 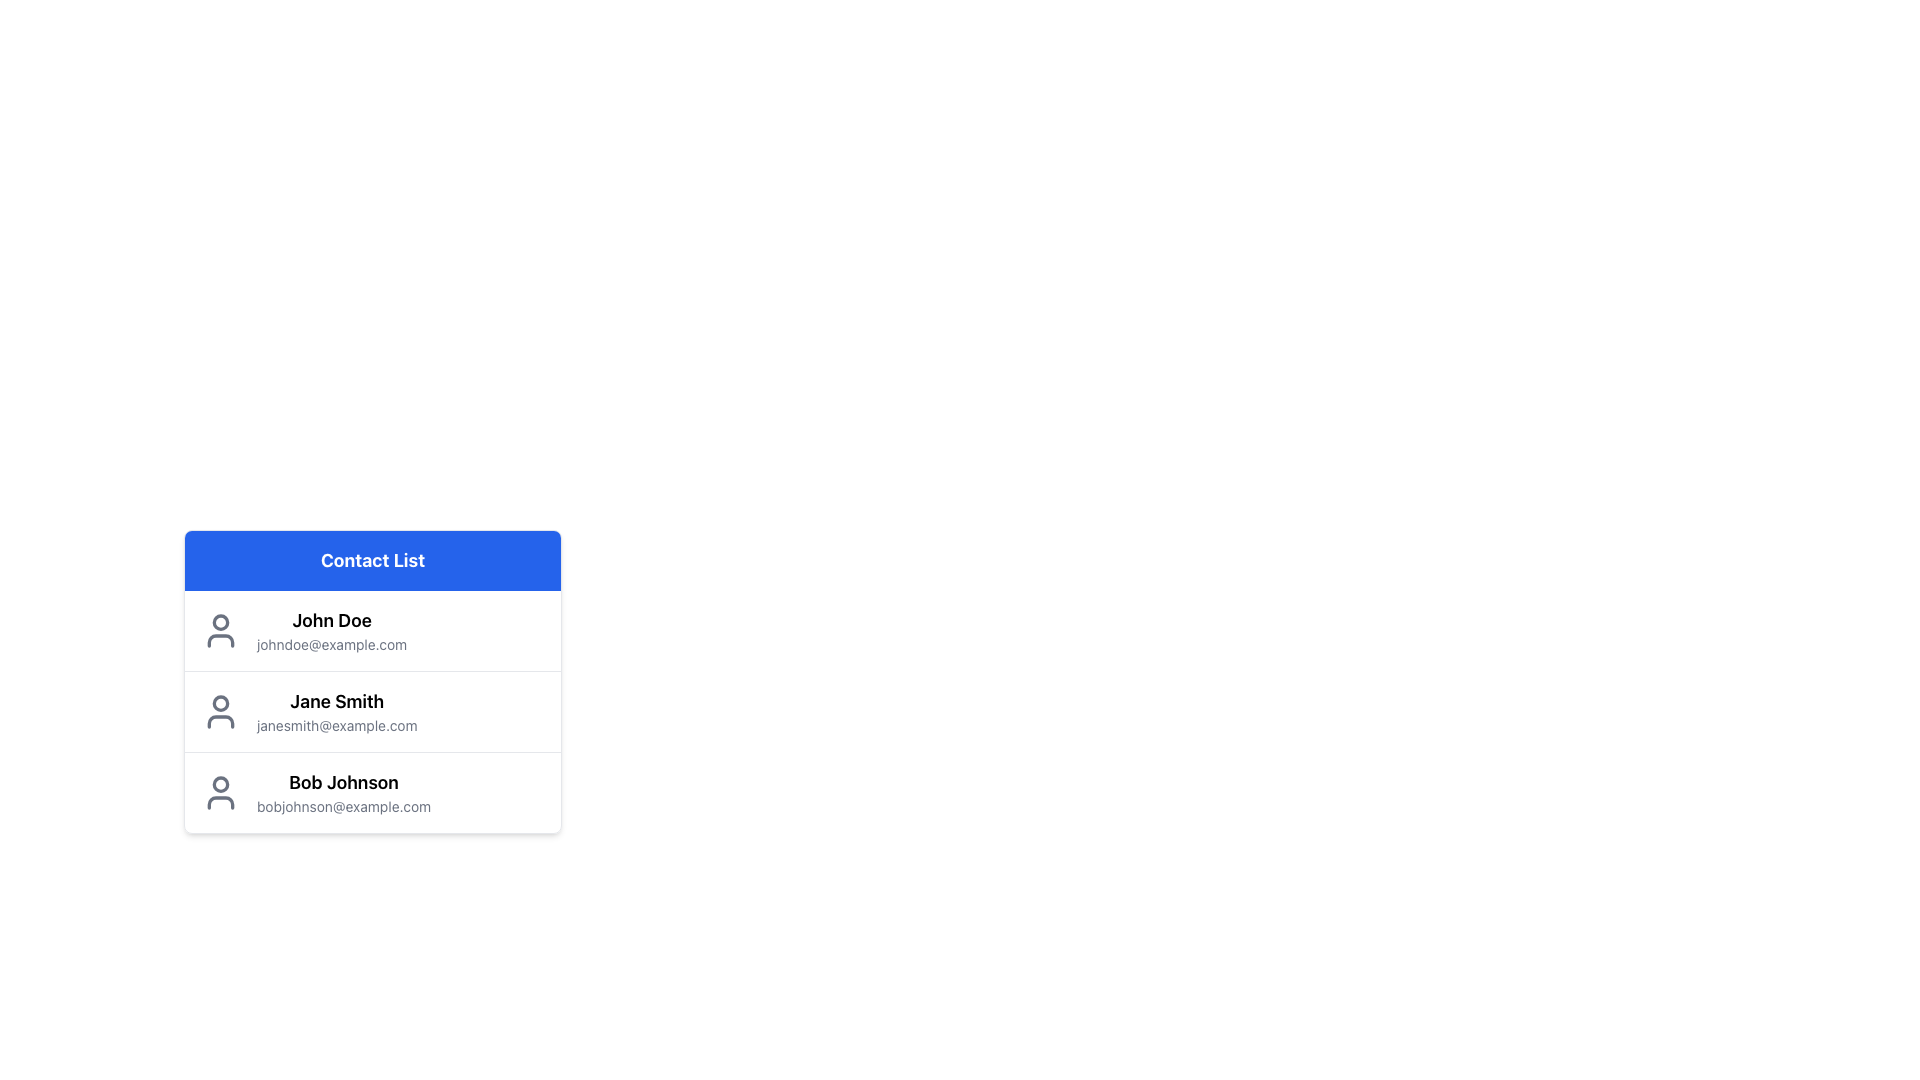 I want to click on the email text label displaying 'johndoe@example.com', which is styled in a smaller gray font and located below the name 'John Doe' in the contact list, so click(x=332, y=644).